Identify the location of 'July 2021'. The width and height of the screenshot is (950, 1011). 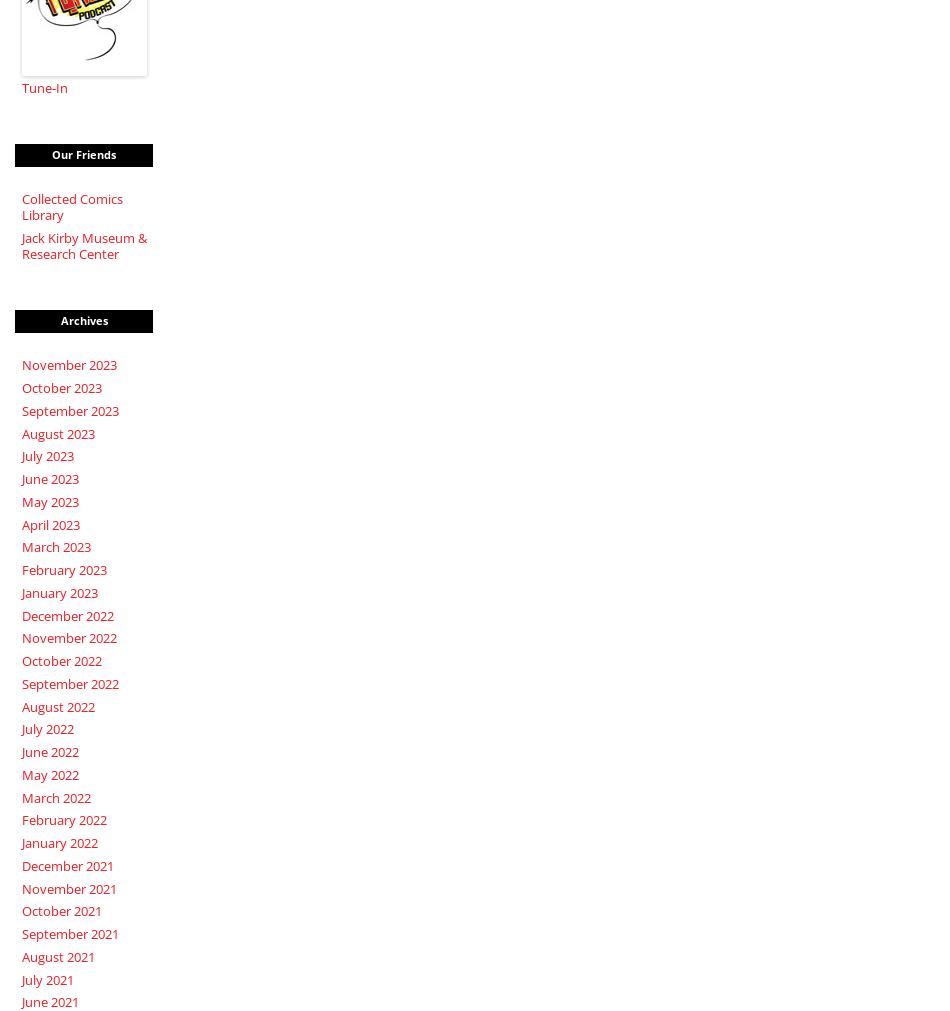
(47, 978).